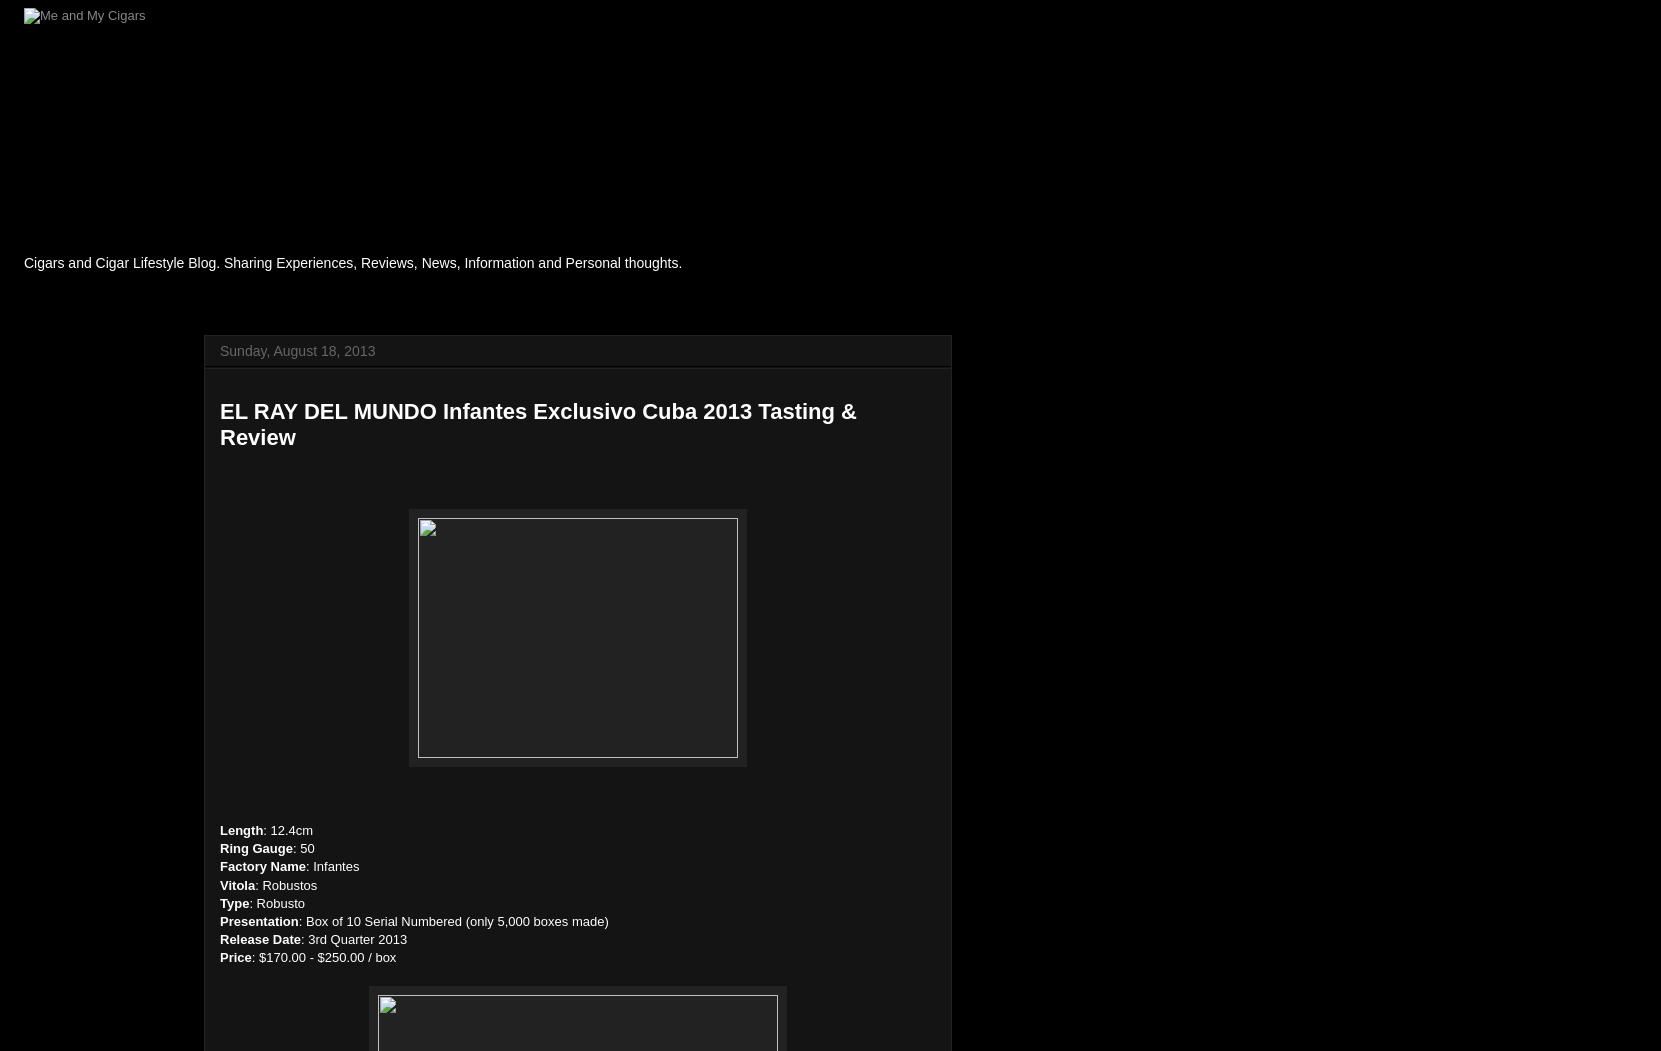  Describe the element at coordinates (537, 424) in the screenshot. I see `'EL RAY DEL MUNDO Infantes Exclusivo Cuba 2013 Tasting & Review'` at that location.